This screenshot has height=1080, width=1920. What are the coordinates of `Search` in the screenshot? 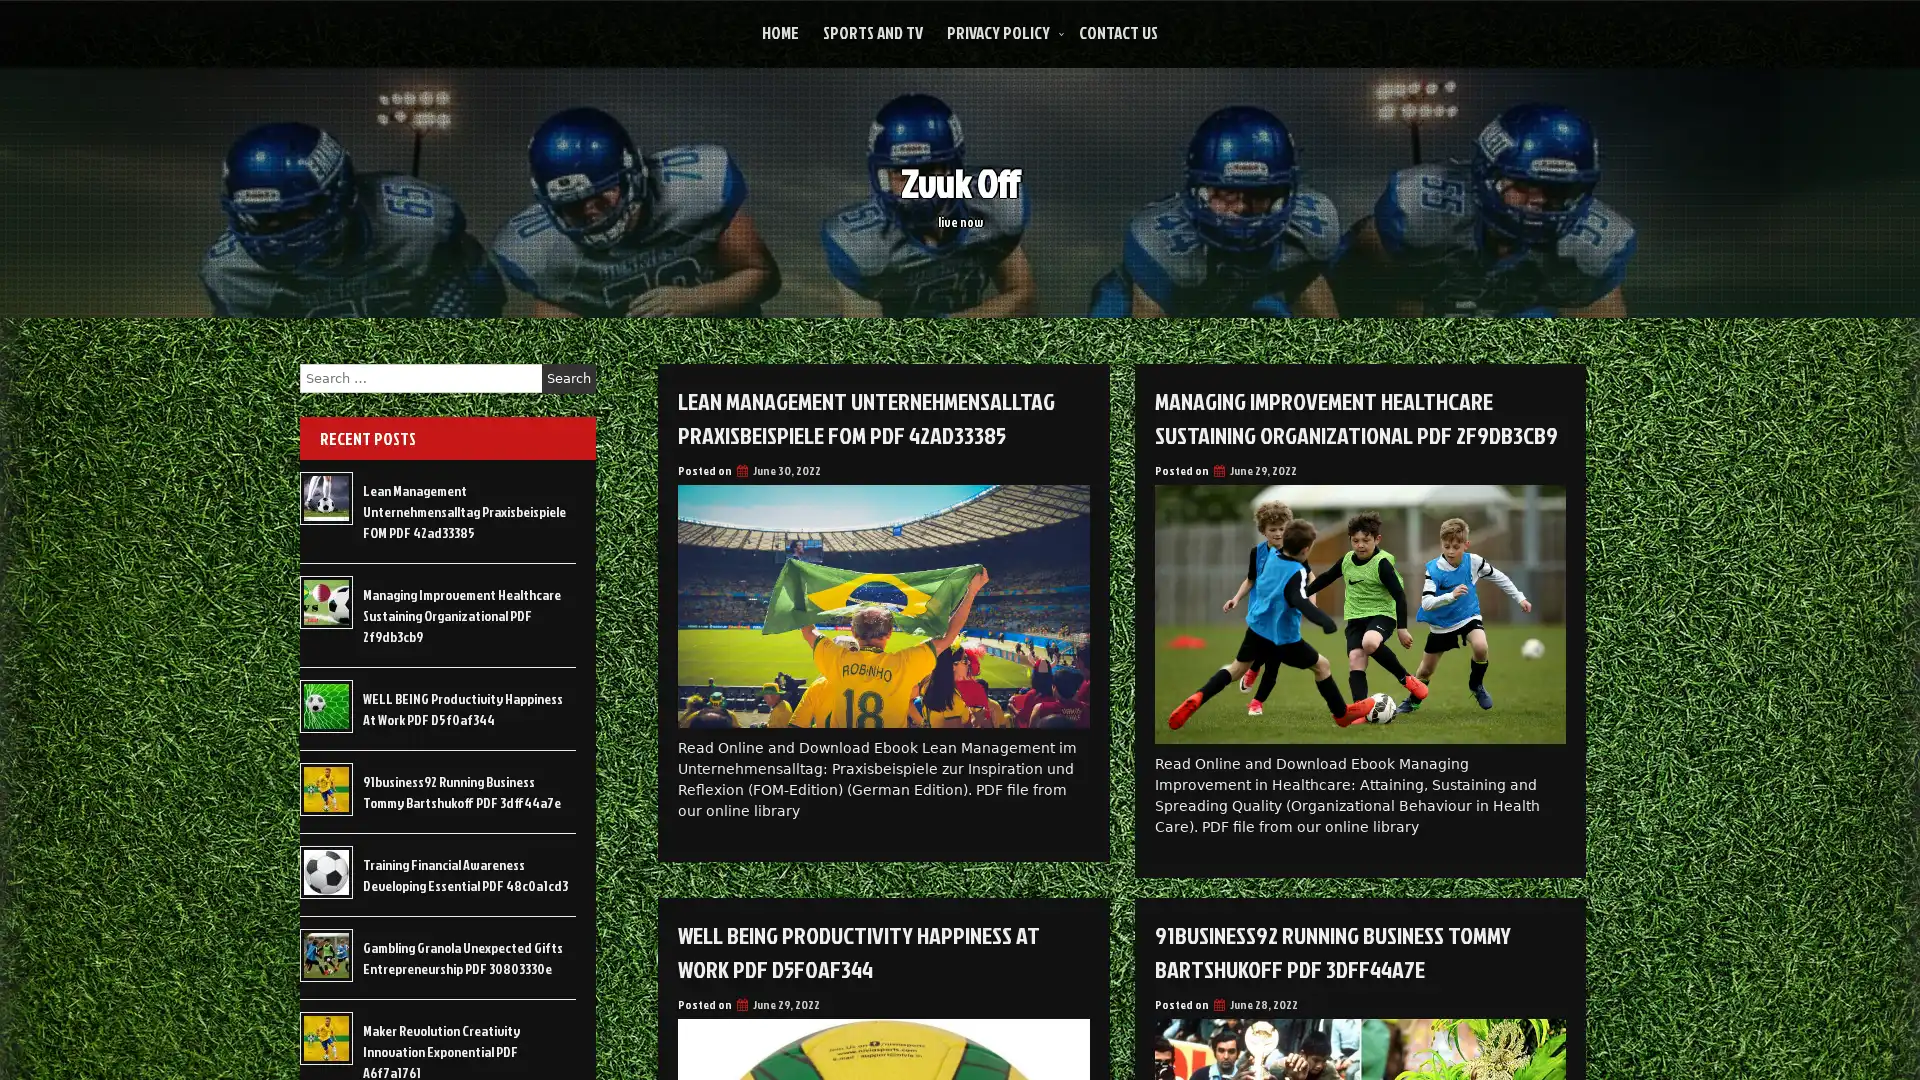 It's located at (568, 378).